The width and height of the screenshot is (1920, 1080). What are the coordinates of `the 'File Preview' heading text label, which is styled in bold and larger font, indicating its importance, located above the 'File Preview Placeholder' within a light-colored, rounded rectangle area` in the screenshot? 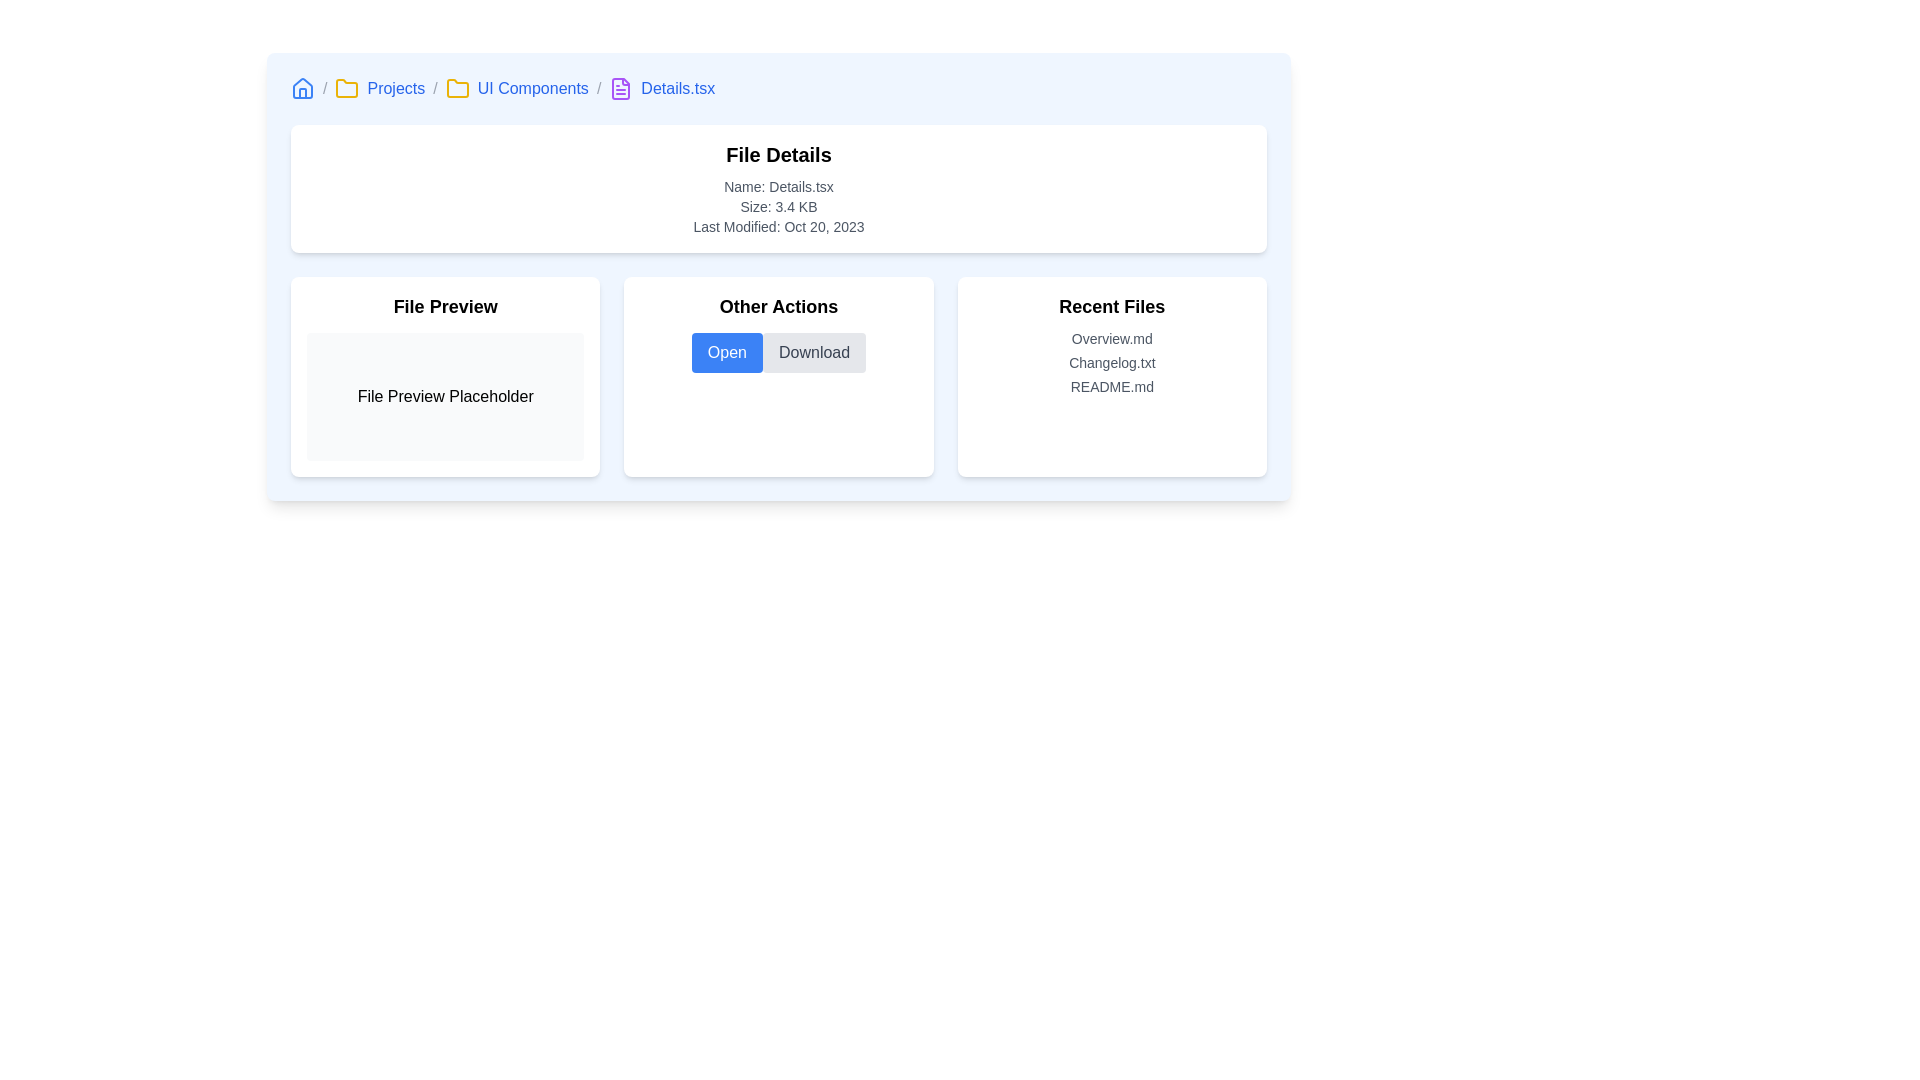 It's located at (444, 307).